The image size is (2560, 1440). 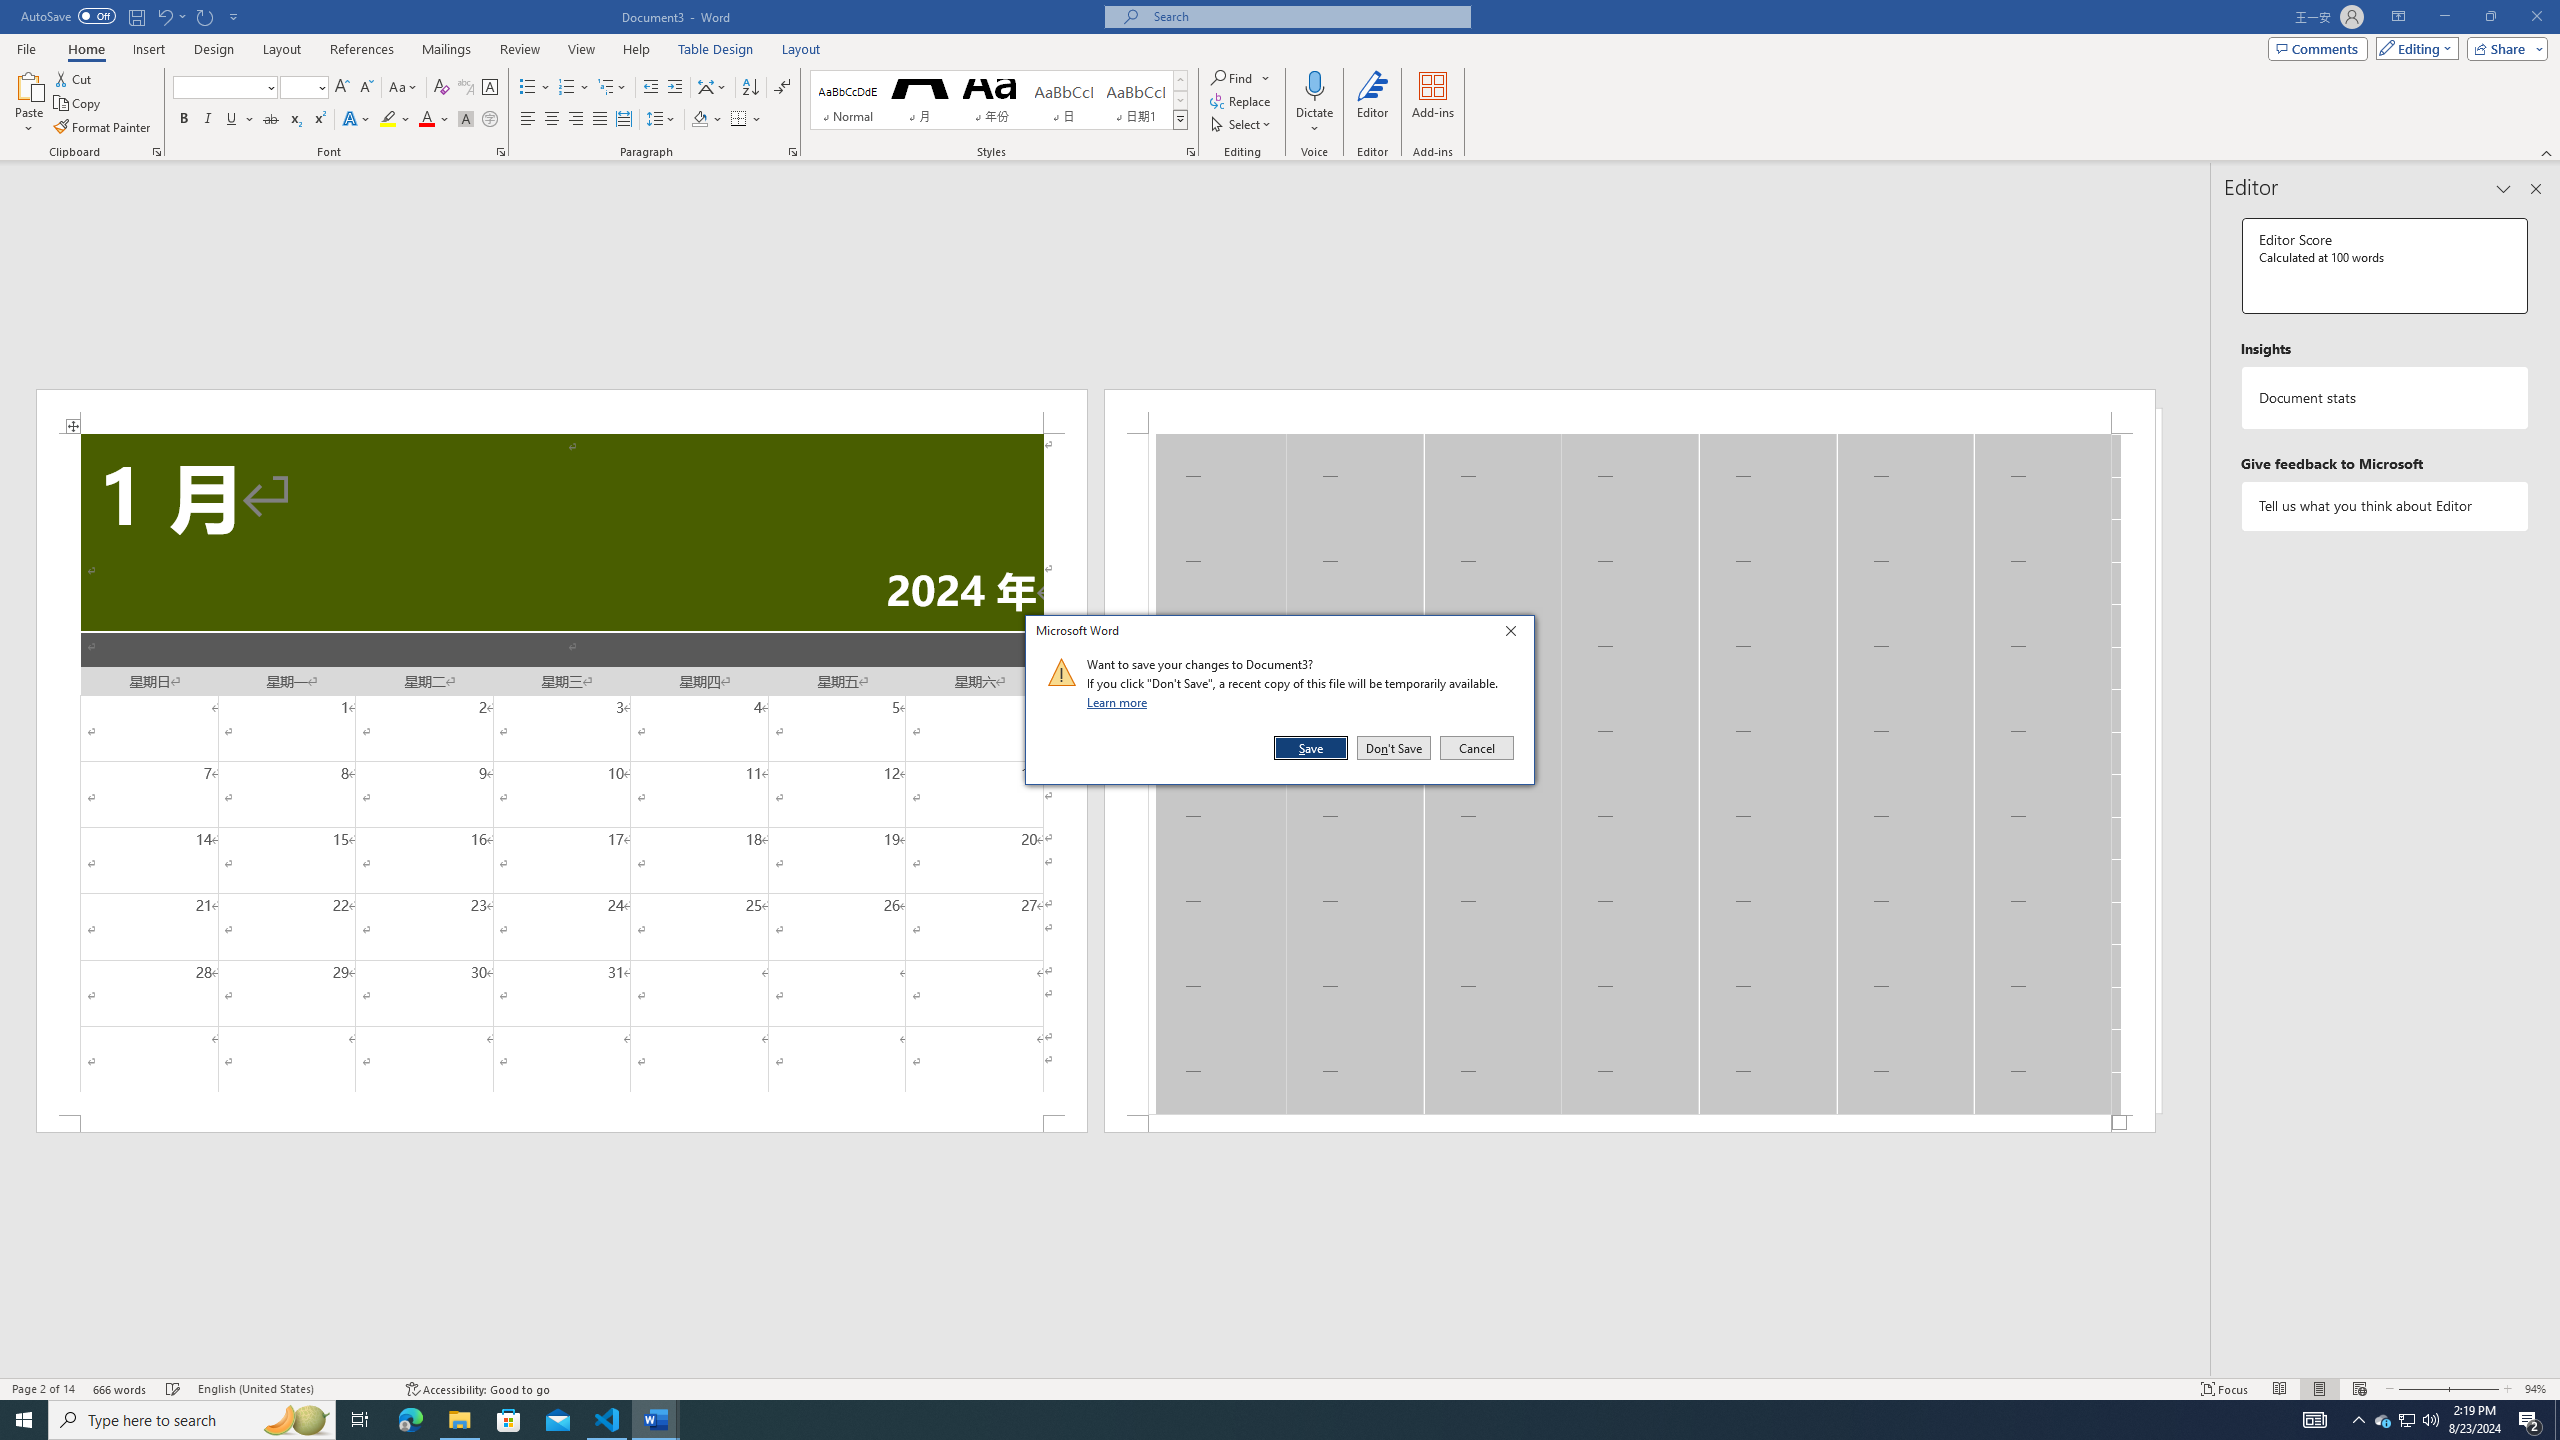 I want to click on 'Microsoft search', so click(x=1304, y=16).